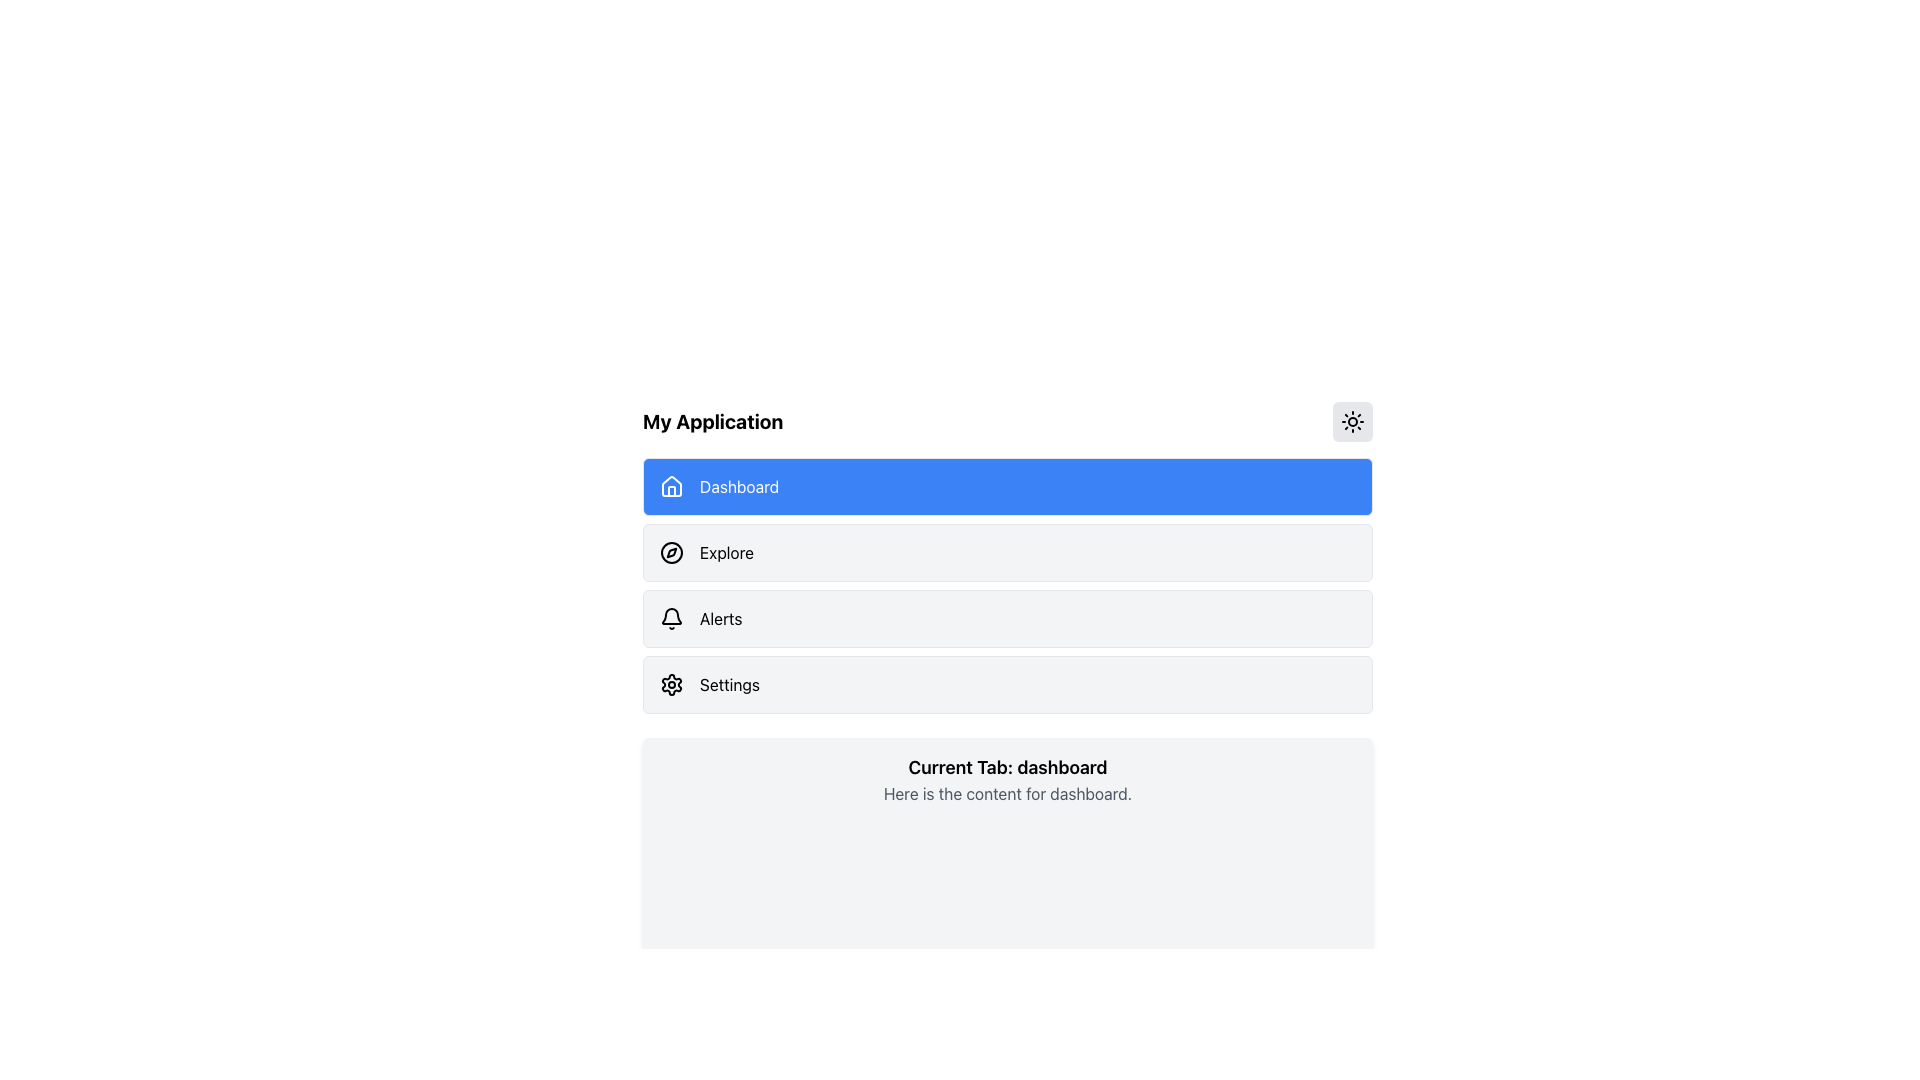 The width and height of the screenshot is (1920, 1080). What do you see at coordinates (672, 684) in the screenshot?
I see `the cogwheel icon representing settings, located to the left of the 'Settings' menu item in the vertical navigation bar` at bounding box center [672, 684].